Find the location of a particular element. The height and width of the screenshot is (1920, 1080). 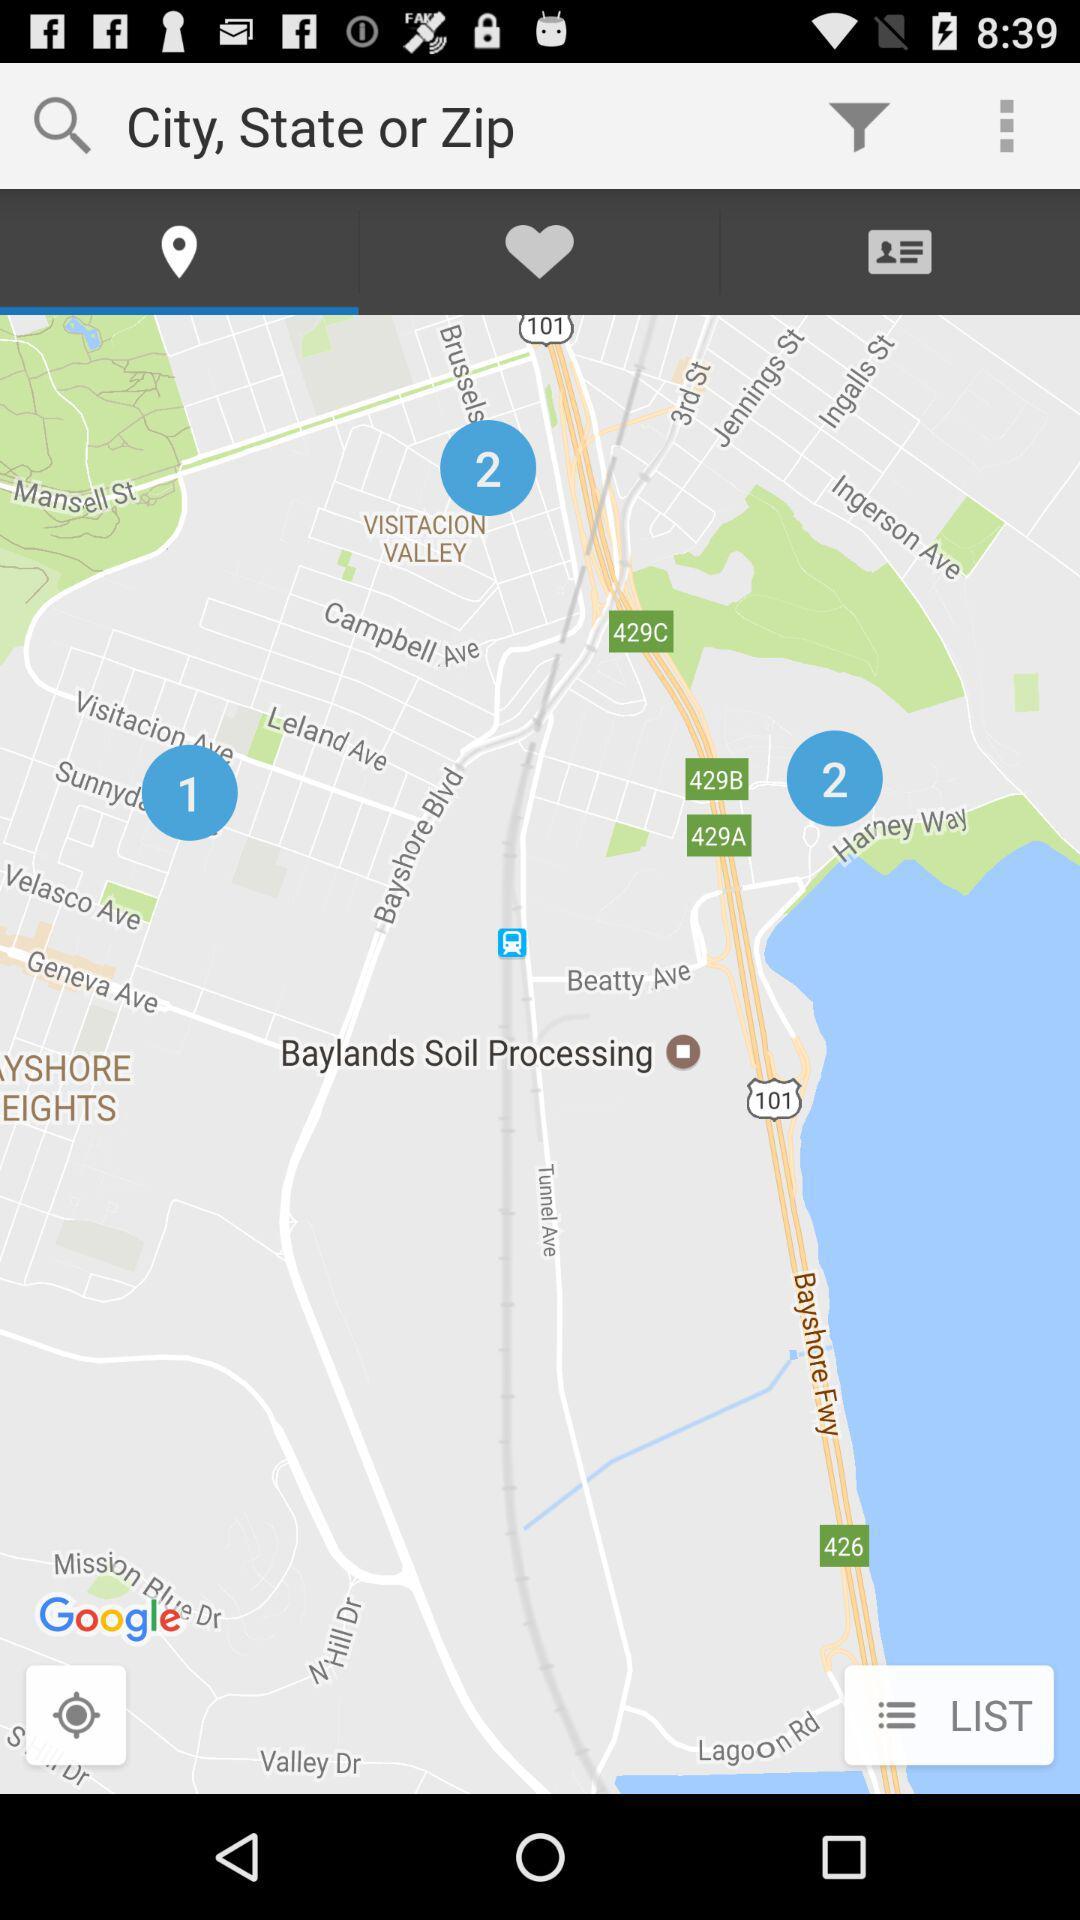

the list icon is located at coordinates (948, 1716).